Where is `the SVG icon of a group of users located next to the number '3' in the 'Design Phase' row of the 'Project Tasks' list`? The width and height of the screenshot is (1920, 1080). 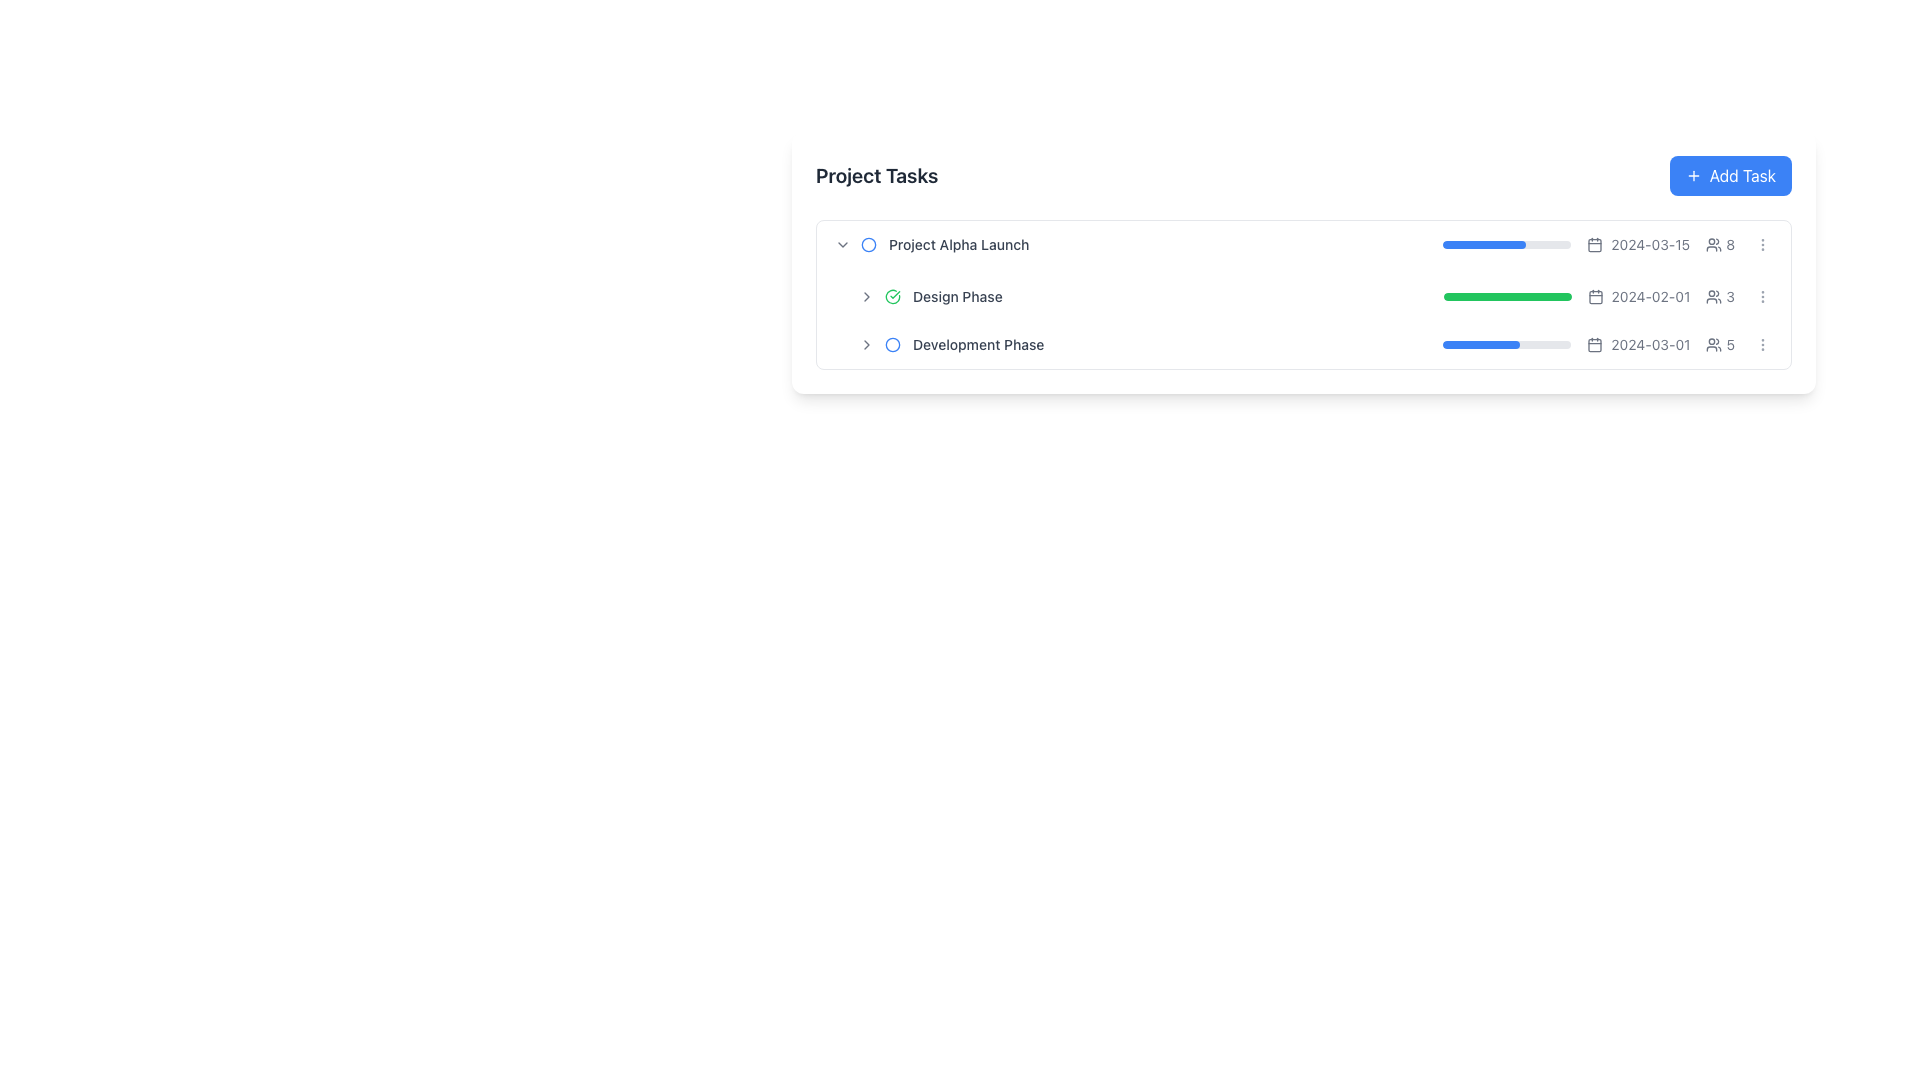 the SVG icon of a group of users located next to the number '3' in the 'Design Phase' row of the 'Project Tasks' list is located at coordinates (1713, 297).